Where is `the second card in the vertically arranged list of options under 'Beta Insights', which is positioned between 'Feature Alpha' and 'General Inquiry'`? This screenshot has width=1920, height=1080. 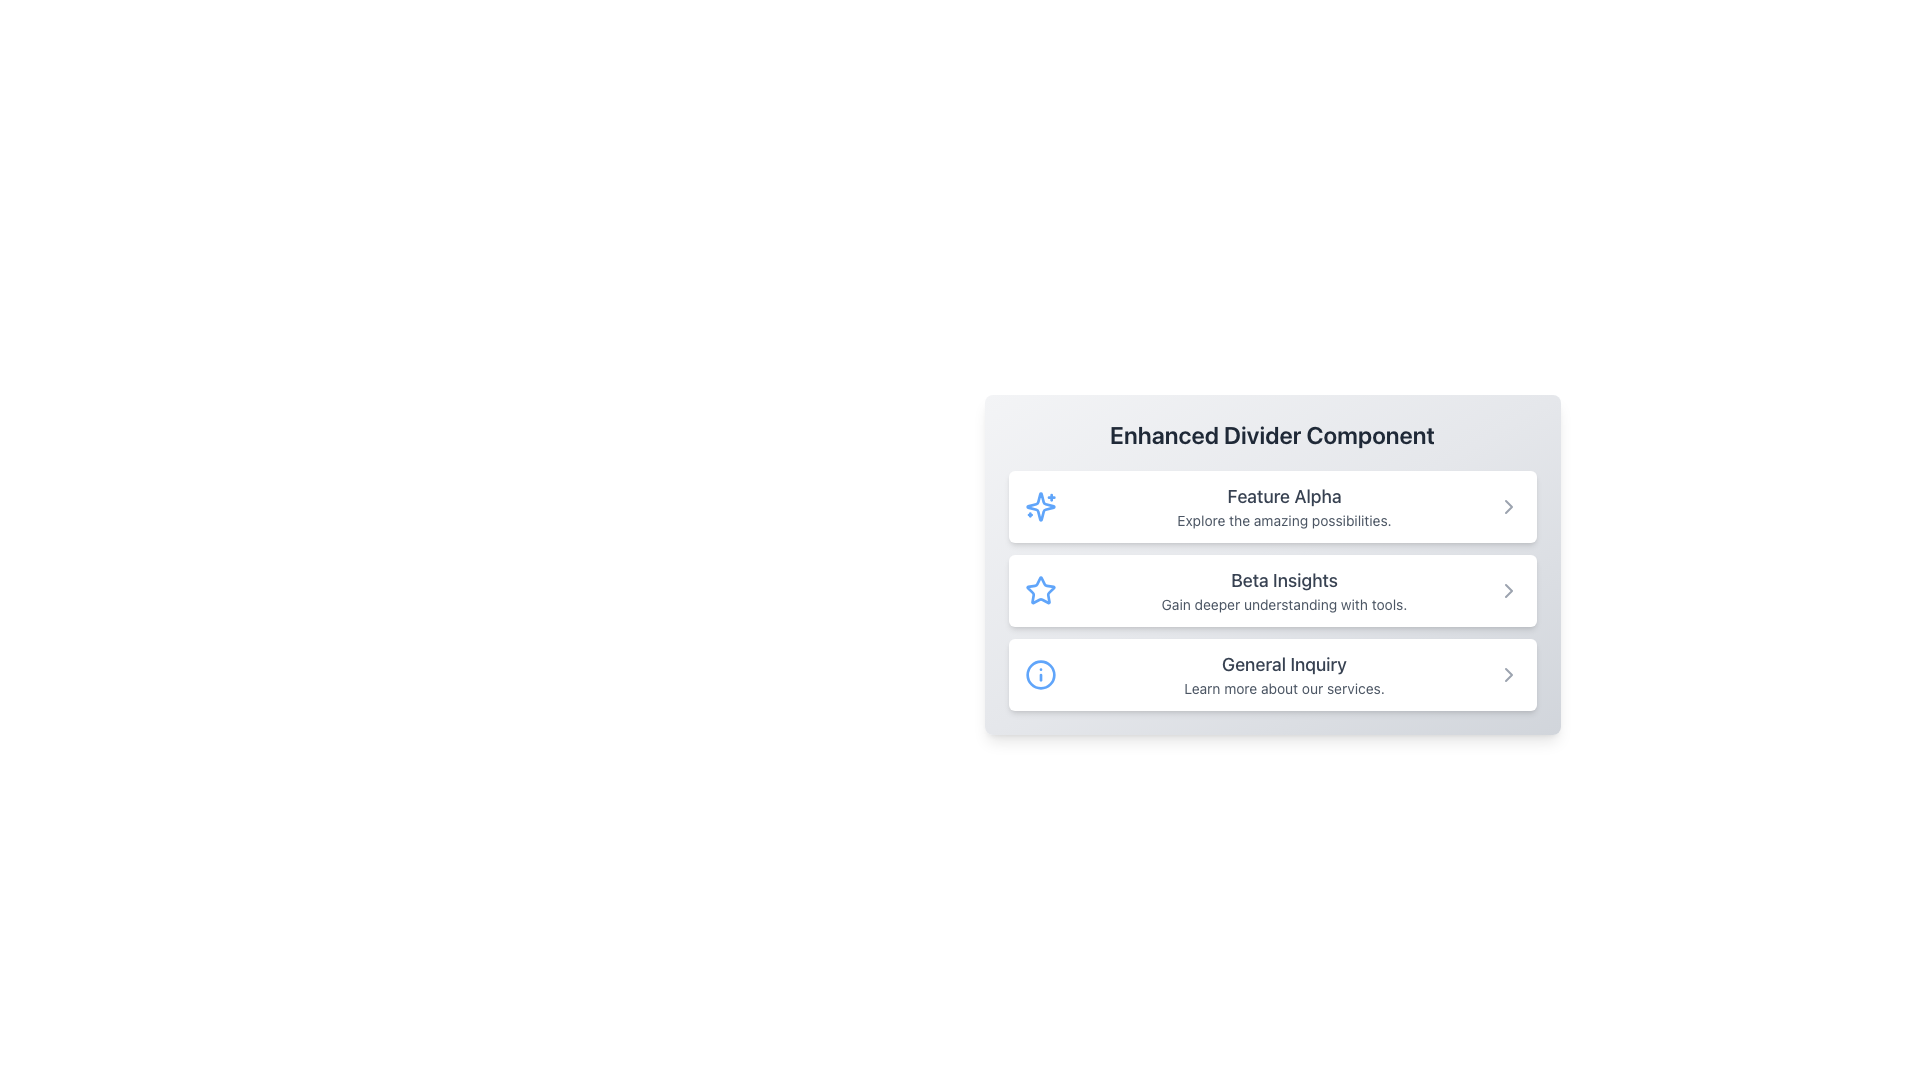
the second card in the vertically arranged list of options under 'Beta Insights', which is positioned between 'Feature Alpha' and 'General Inquiry' is located at coordinates (1271, 589).